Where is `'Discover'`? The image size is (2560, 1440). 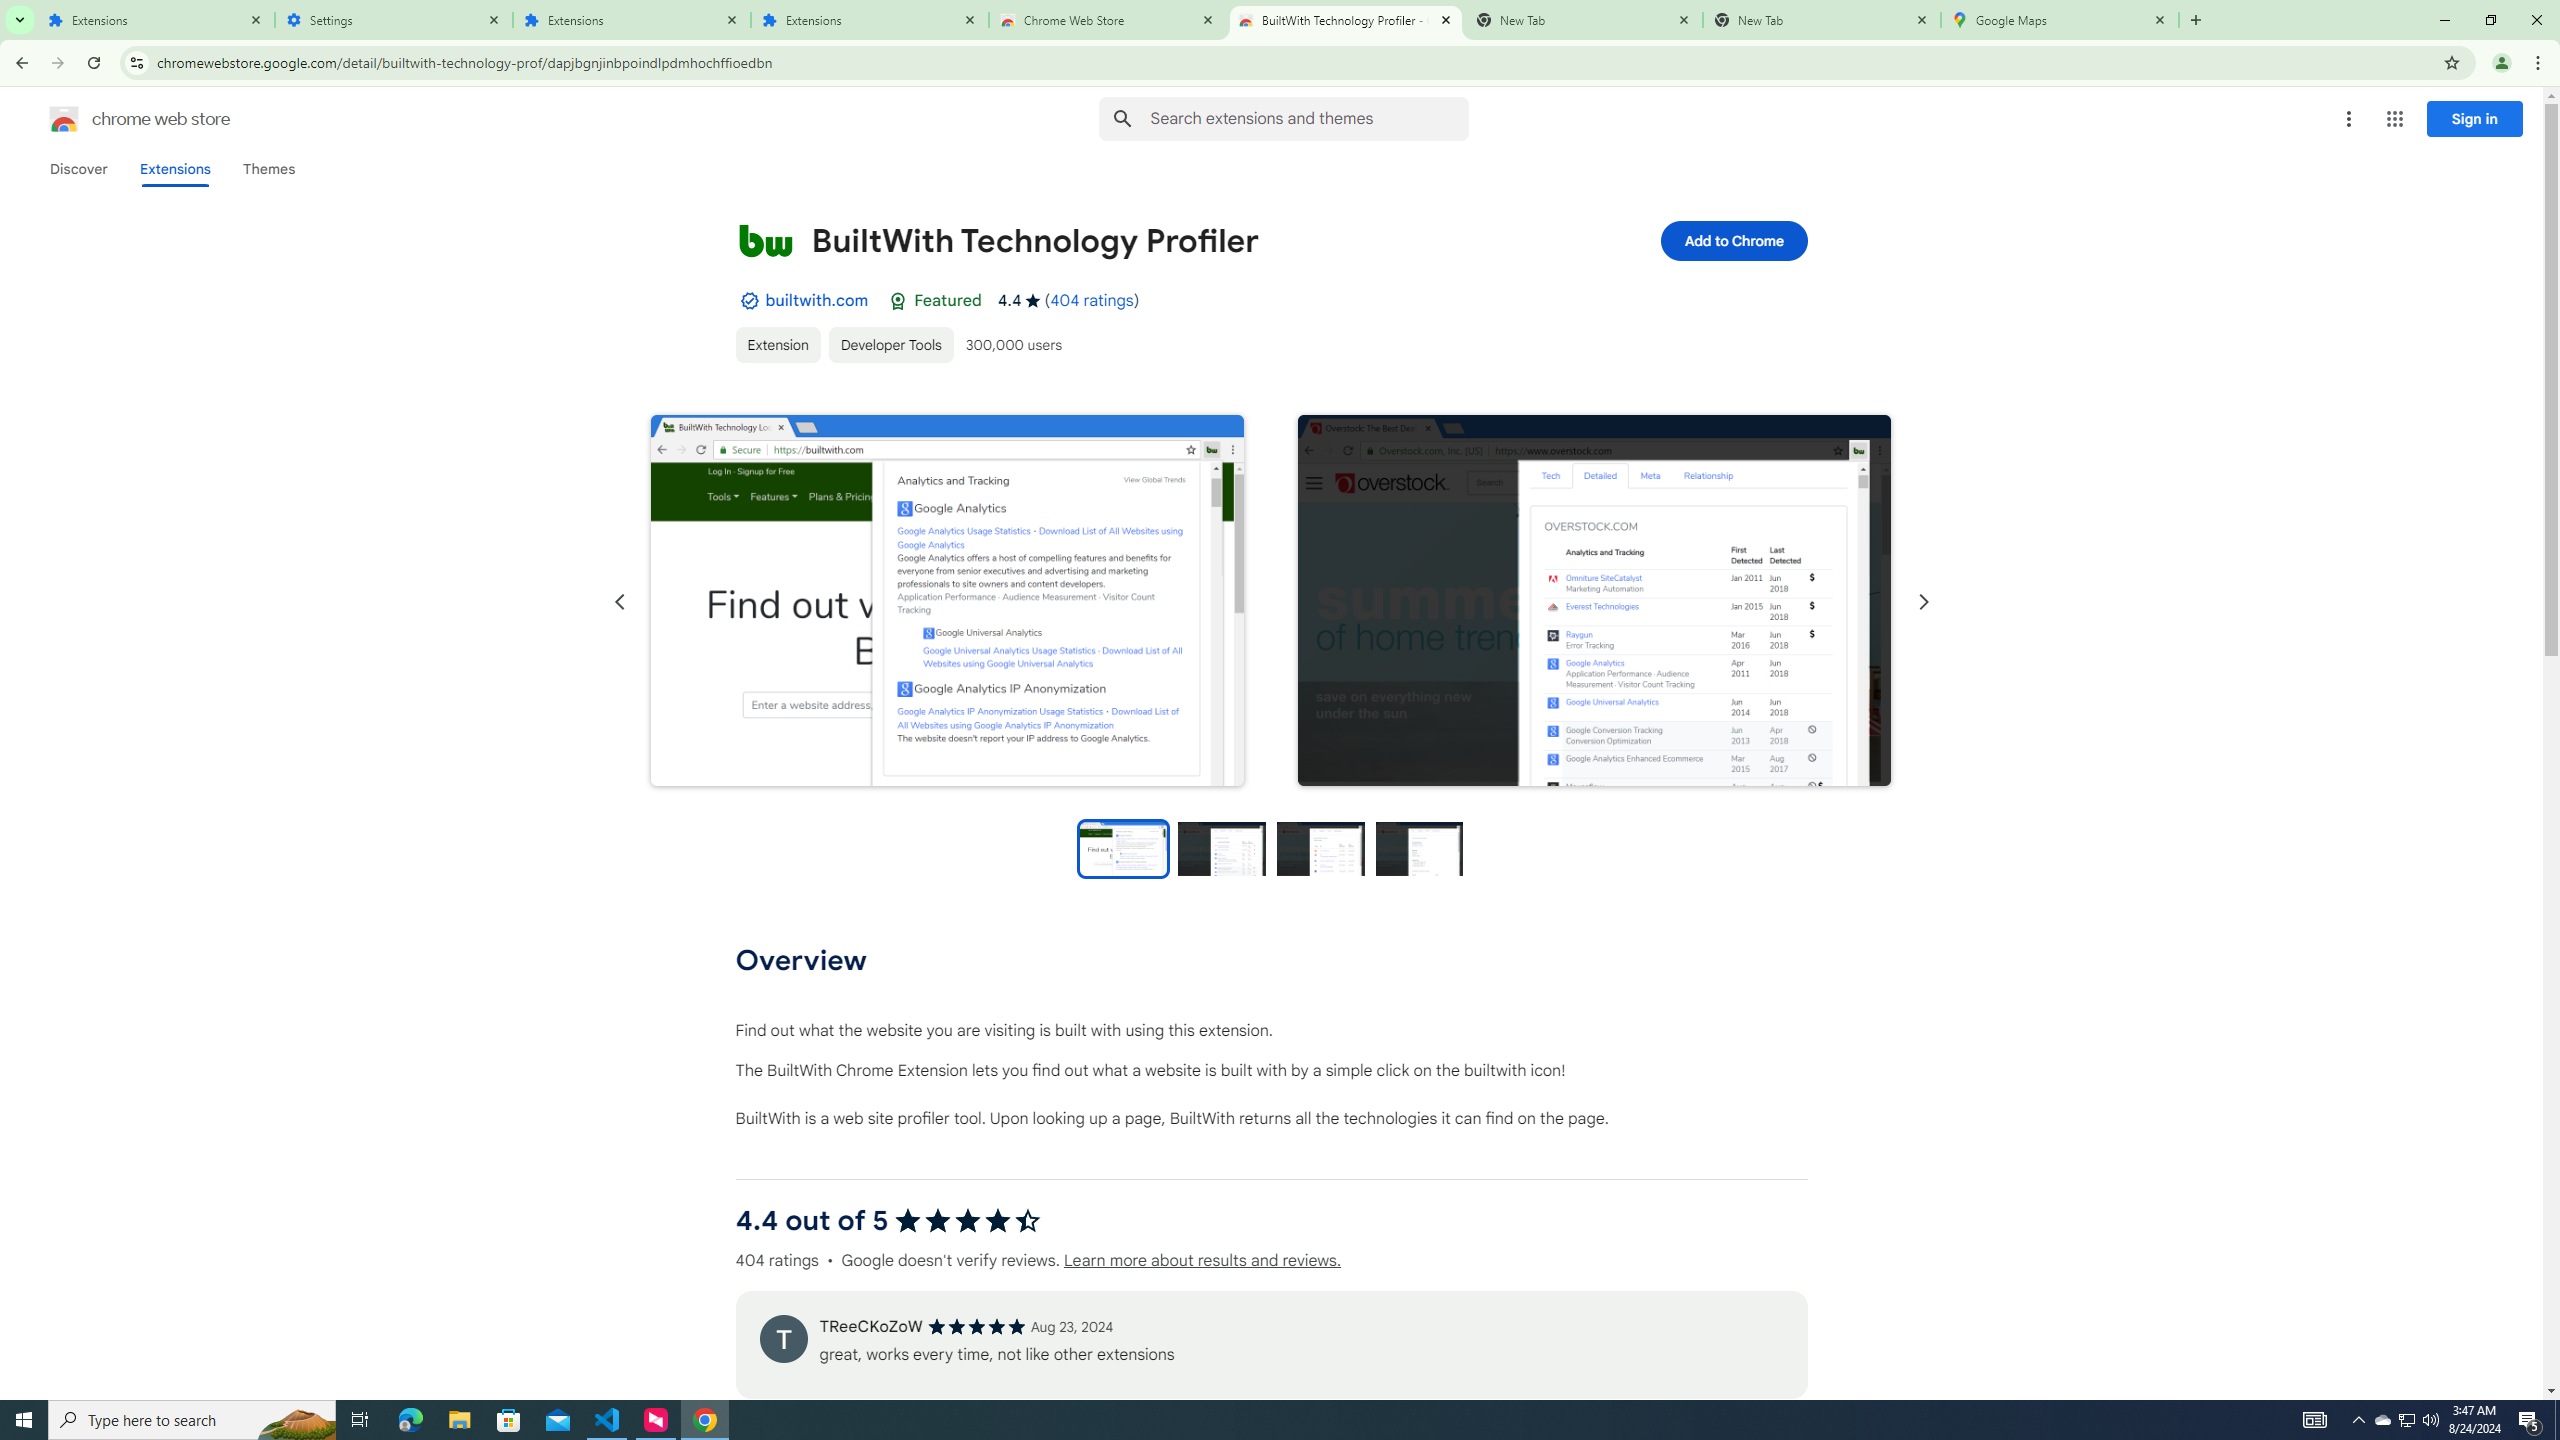 'Discover' is located at coordinates (77, 168).